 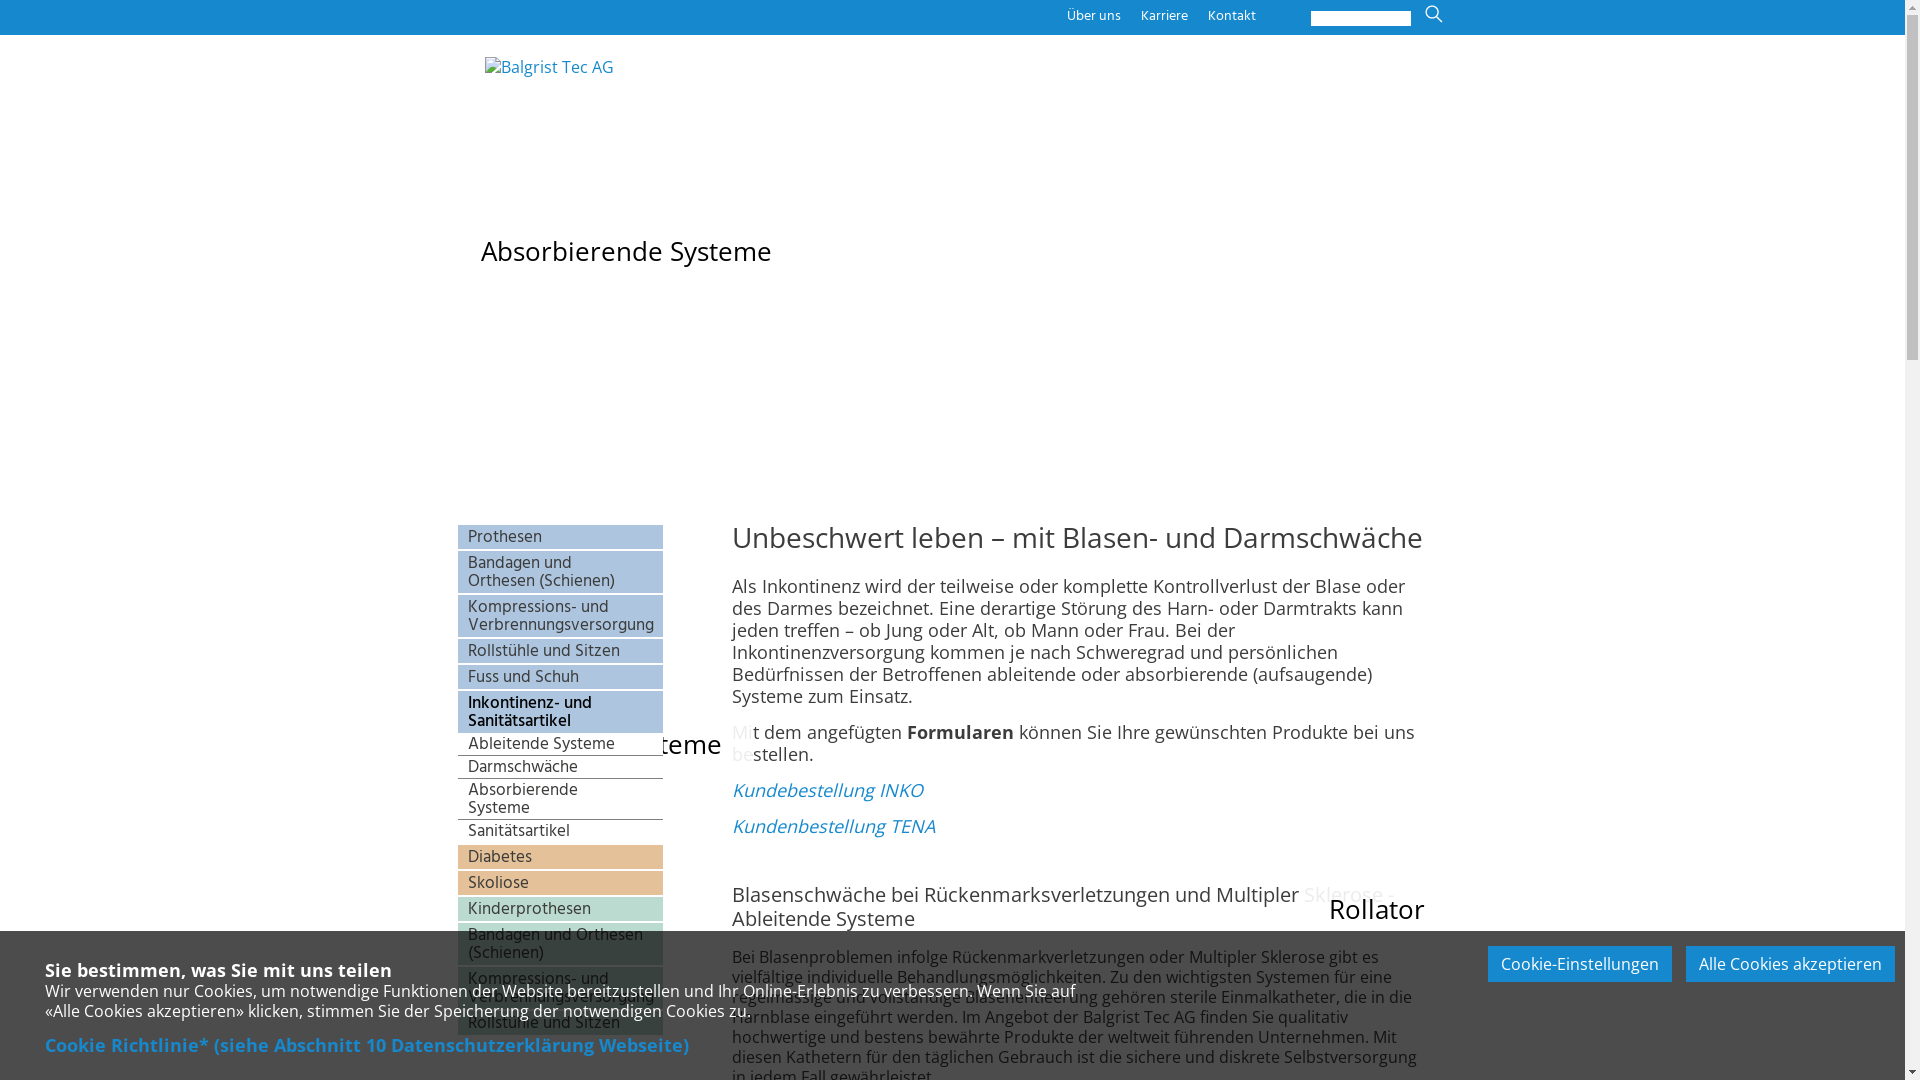 I want to click on 'Karriere', so click(x=1140, y=15).